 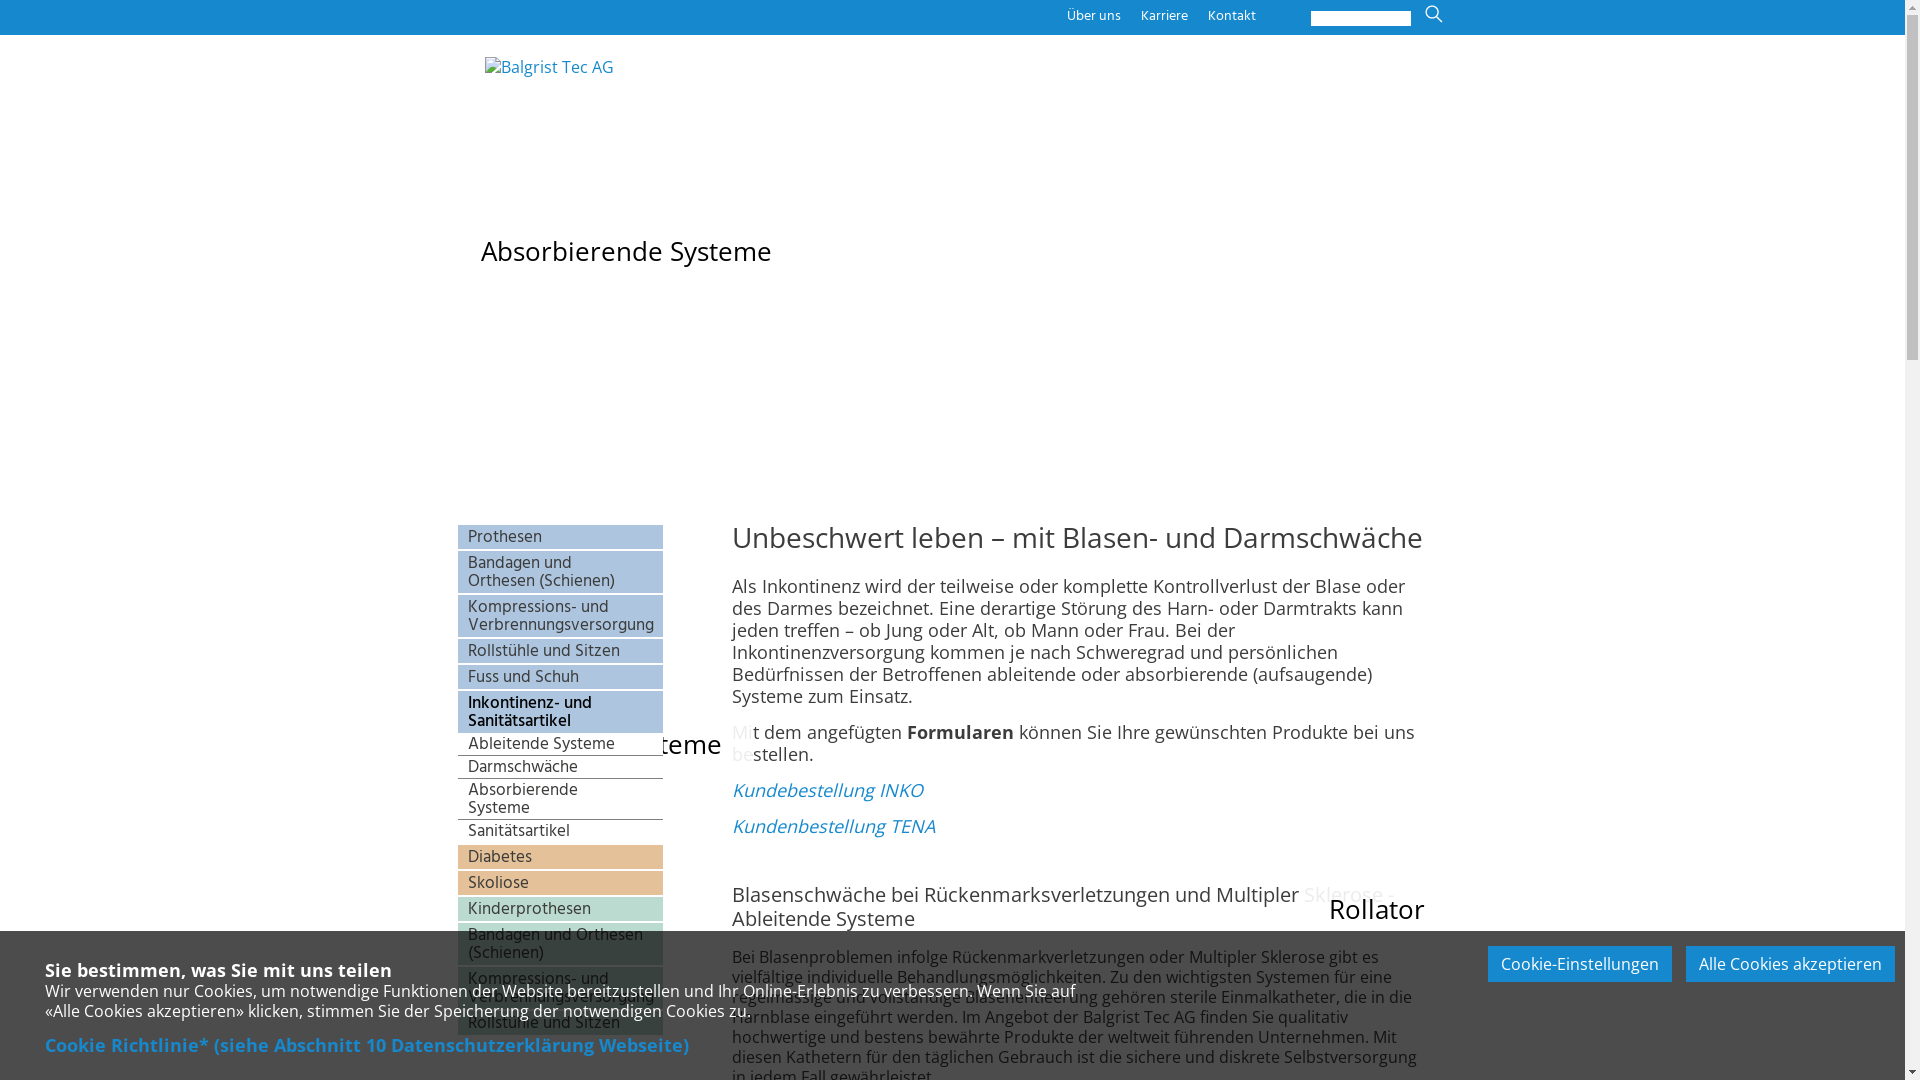 I want to click on 'Karriere', so click(x=1140, y=15).